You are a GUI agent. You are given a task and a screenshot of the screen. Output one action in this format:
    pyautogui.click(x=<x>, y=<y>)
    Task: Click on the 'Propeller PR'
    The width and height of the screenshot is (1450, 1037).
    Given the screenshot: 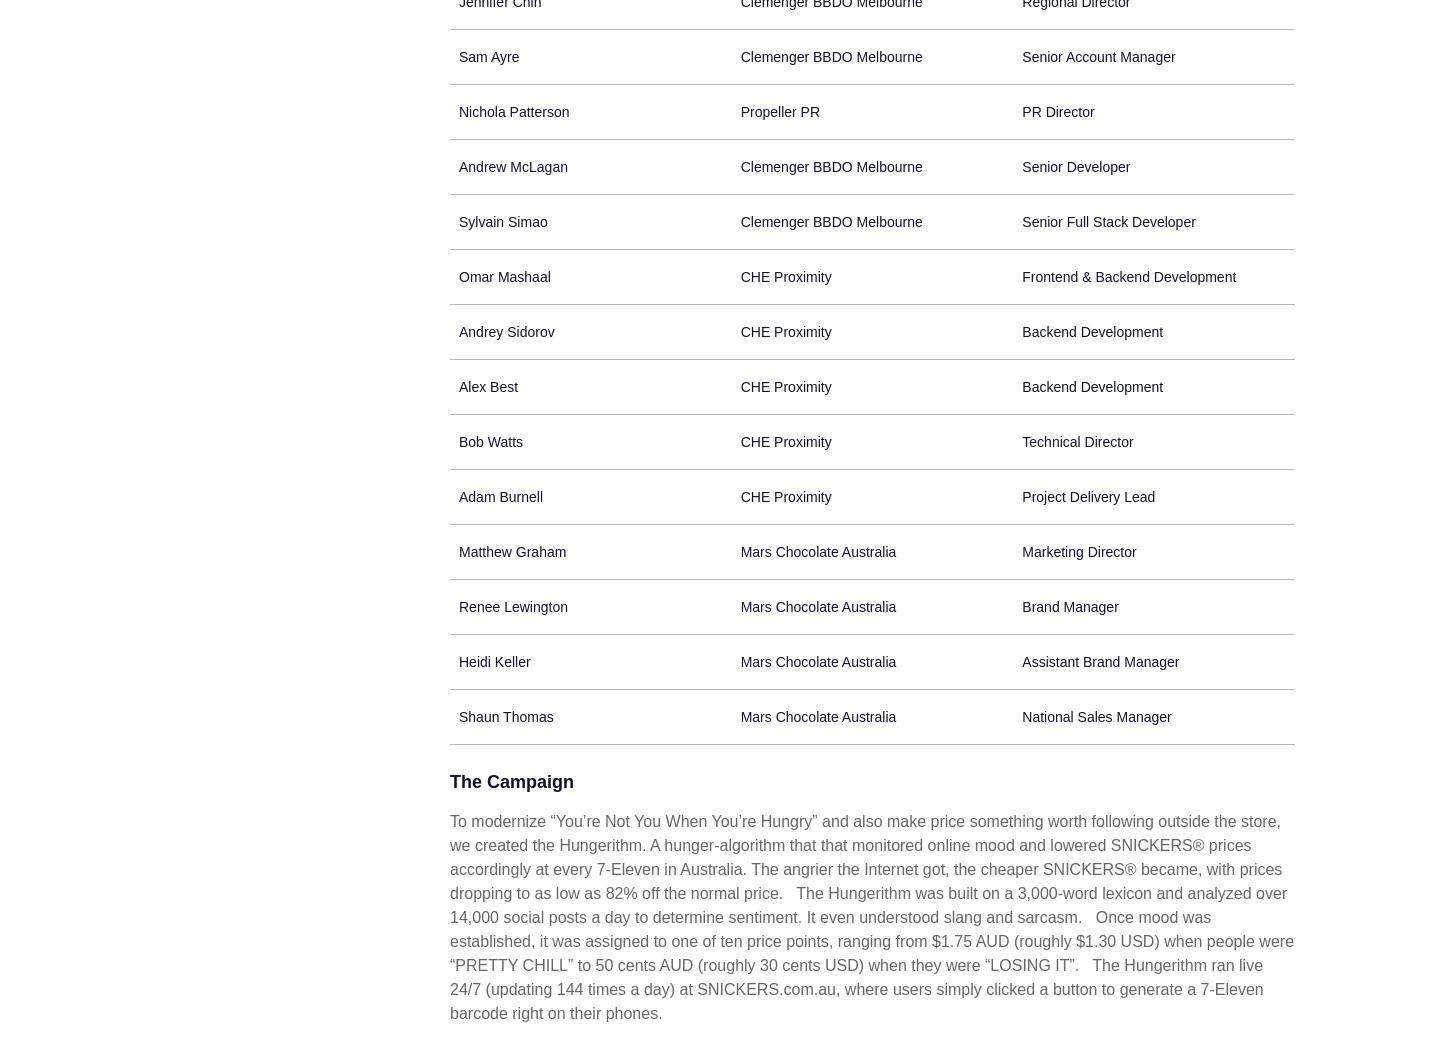 What is the action you would take?
    pyautogui.click(x=779, y=110)
    